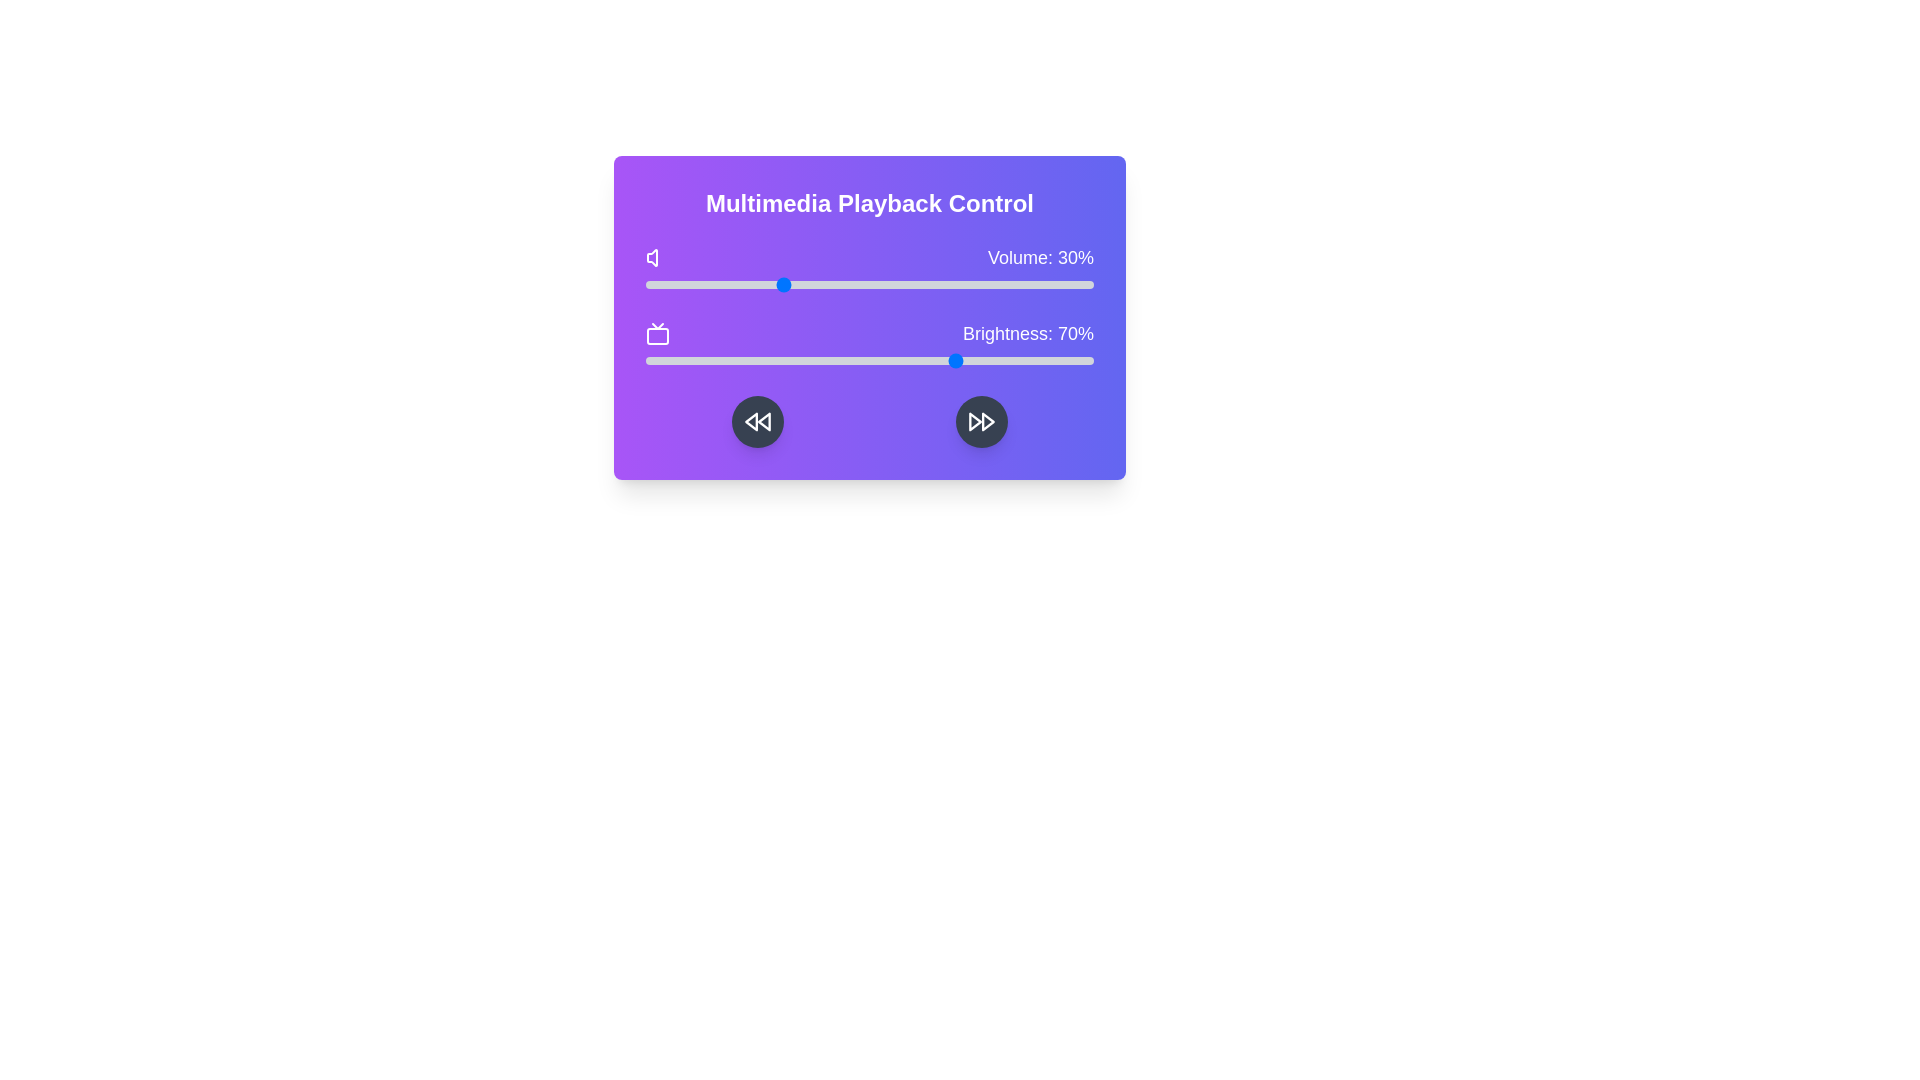 This screenshot has width=1920, height=1080. What do you see at coordinates (757, 420) in the screenshot?
I see `the rewind button` at bounding box center [757, 420].